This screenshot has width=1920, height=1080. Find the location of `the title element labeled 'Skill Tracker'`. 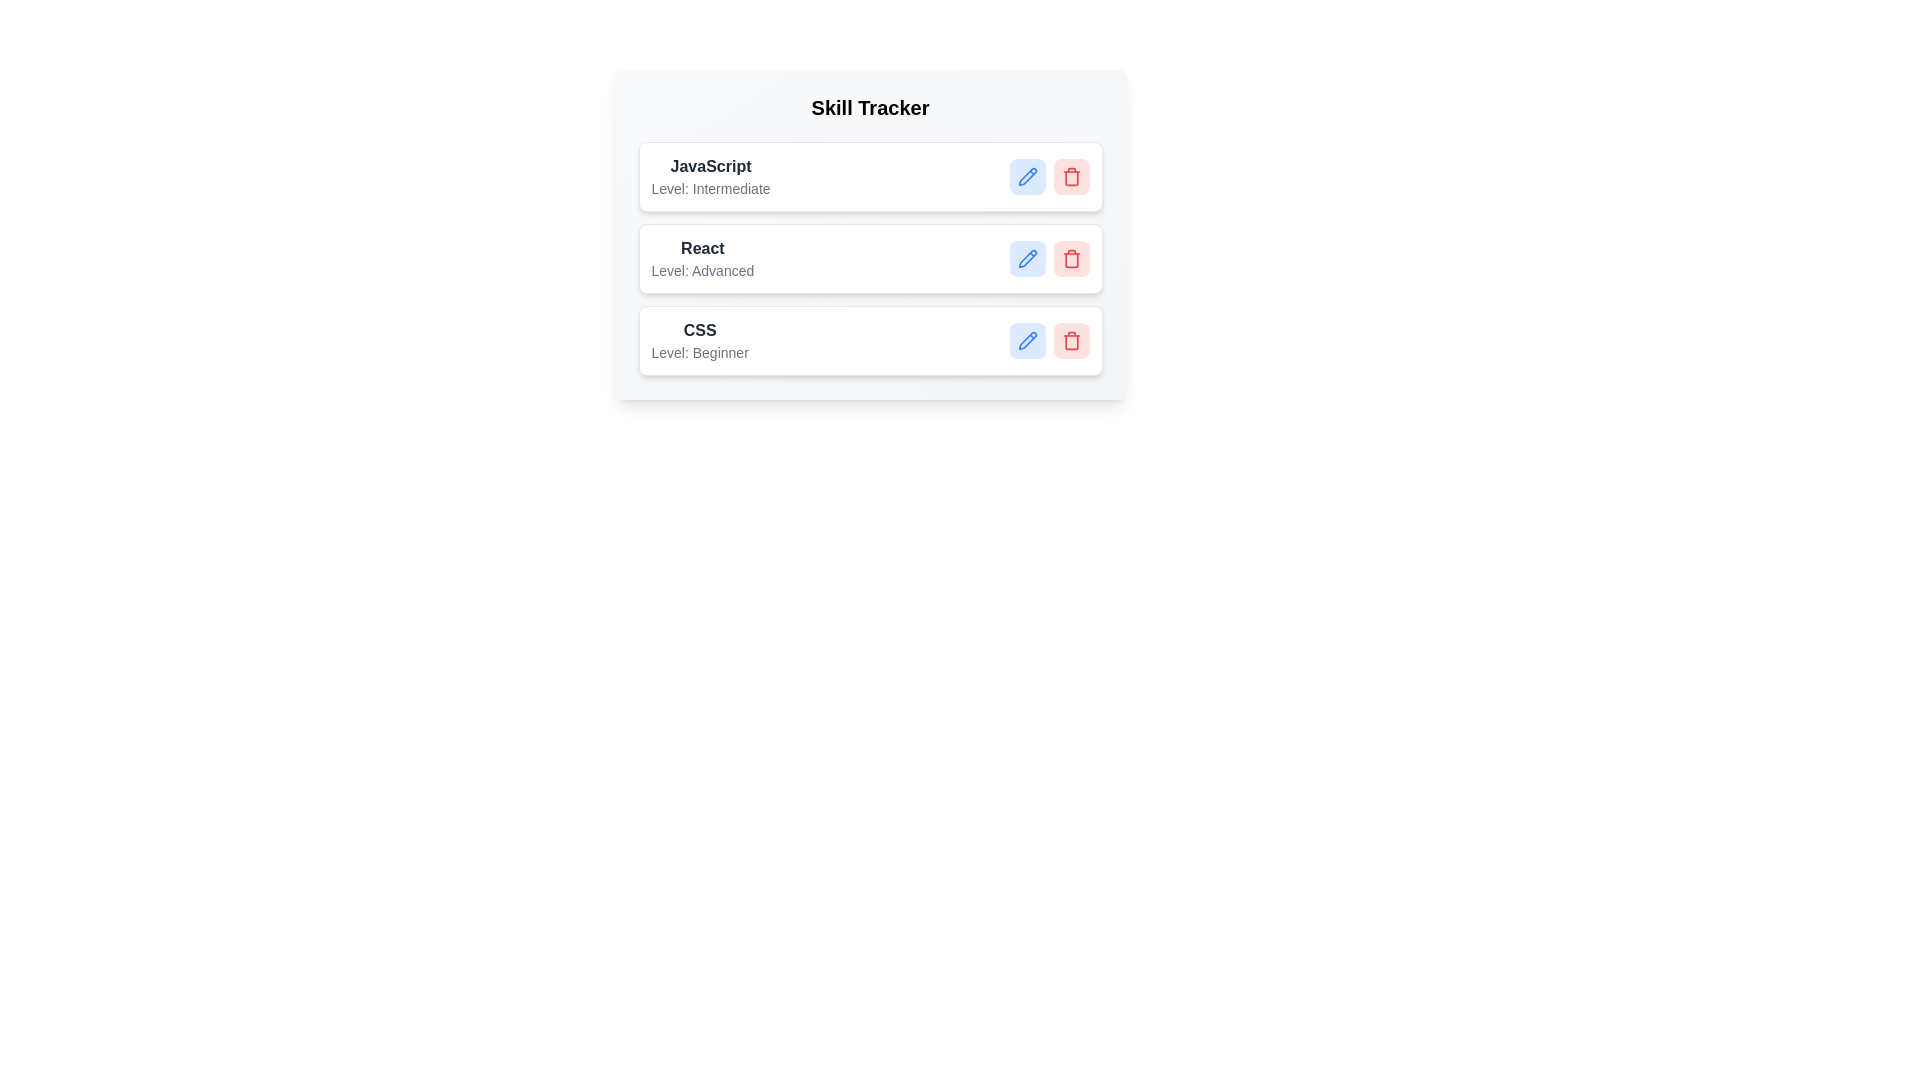

the title element labeled 'Skill Tracker' is located at coordinates (870, 108).